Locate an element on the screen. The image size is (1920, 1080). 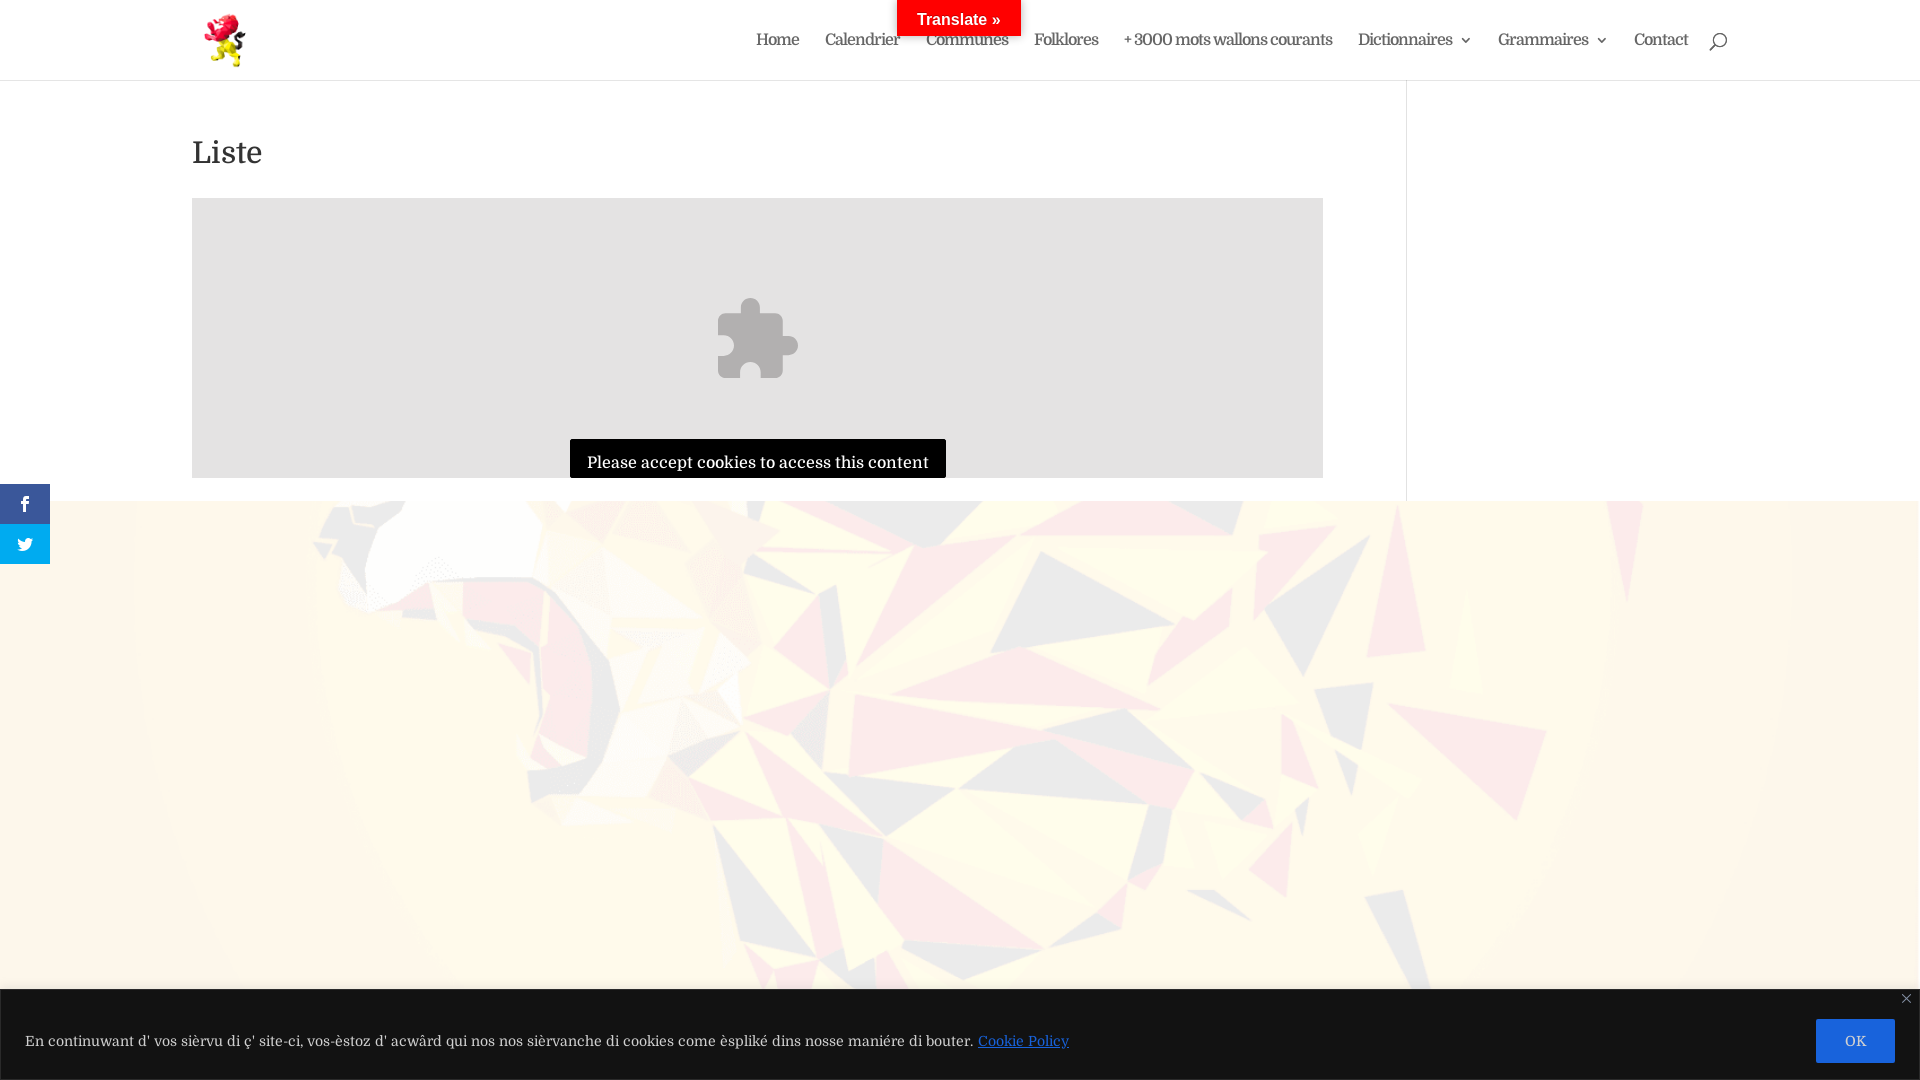
'Contact' is located at coordinates (1660, 55).